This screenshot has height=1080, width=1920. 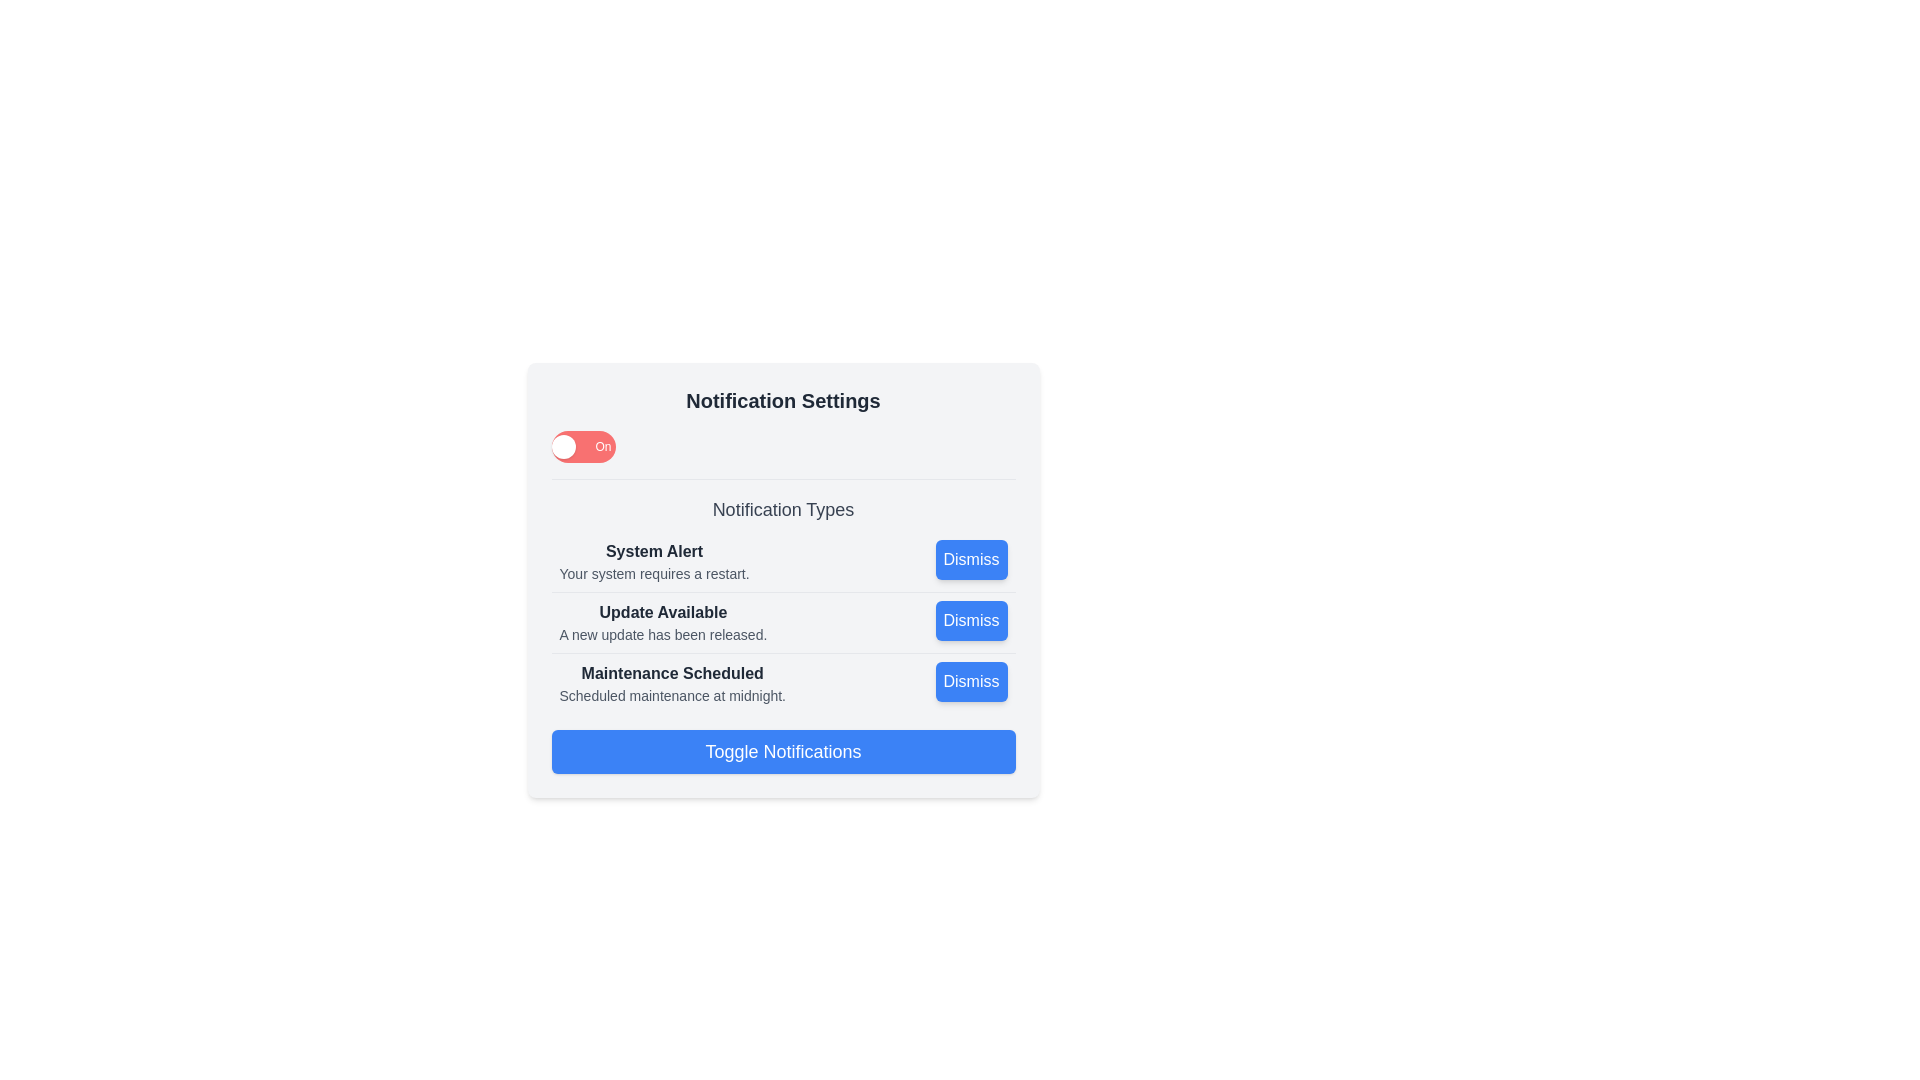 I want to click on the header text 'Notification Settings' which is styled in a large bold dark gray font and located at the top of the settings panel above the toggle button, so click(x=782, y=401).